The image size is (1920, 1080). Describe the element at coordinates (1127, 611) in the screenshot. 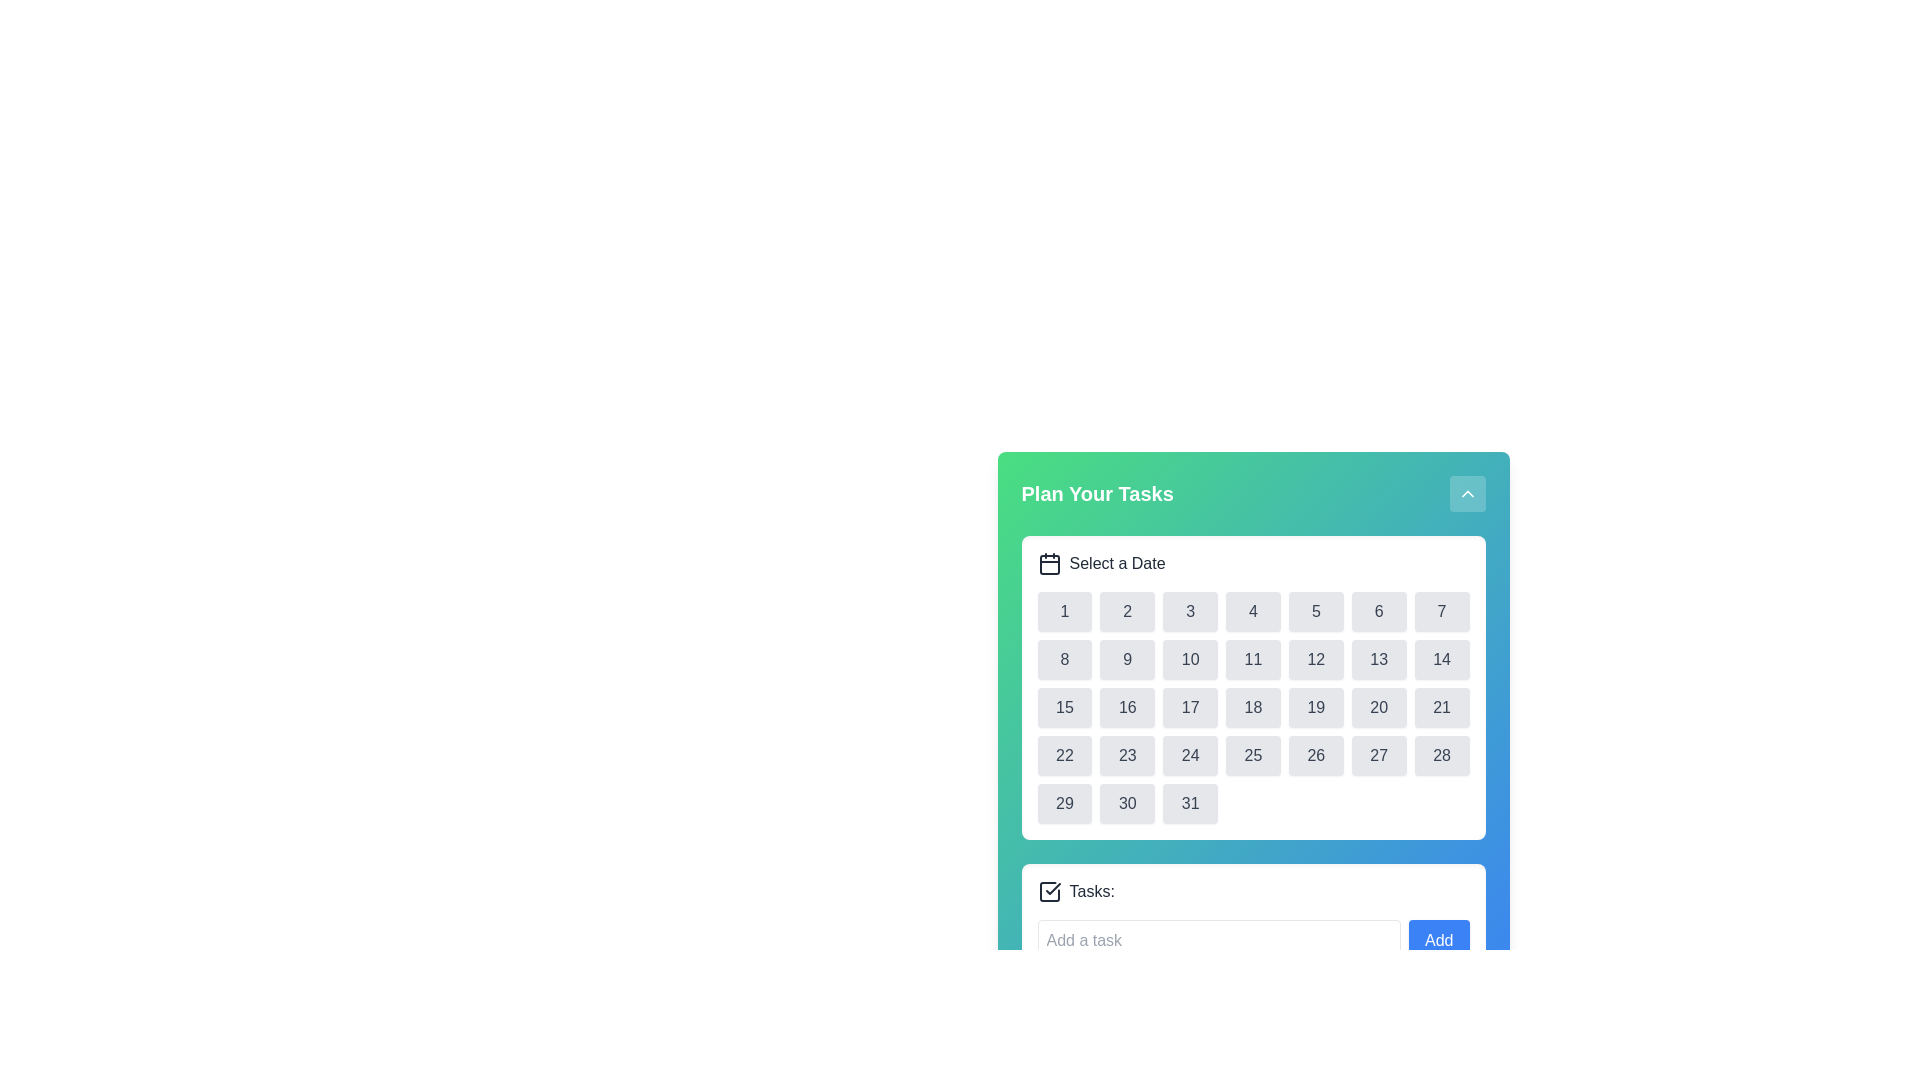

I see `the square button displaying the number '2' with a light gray background located in the calendar grid under the 'Select a Date' title` at that location.